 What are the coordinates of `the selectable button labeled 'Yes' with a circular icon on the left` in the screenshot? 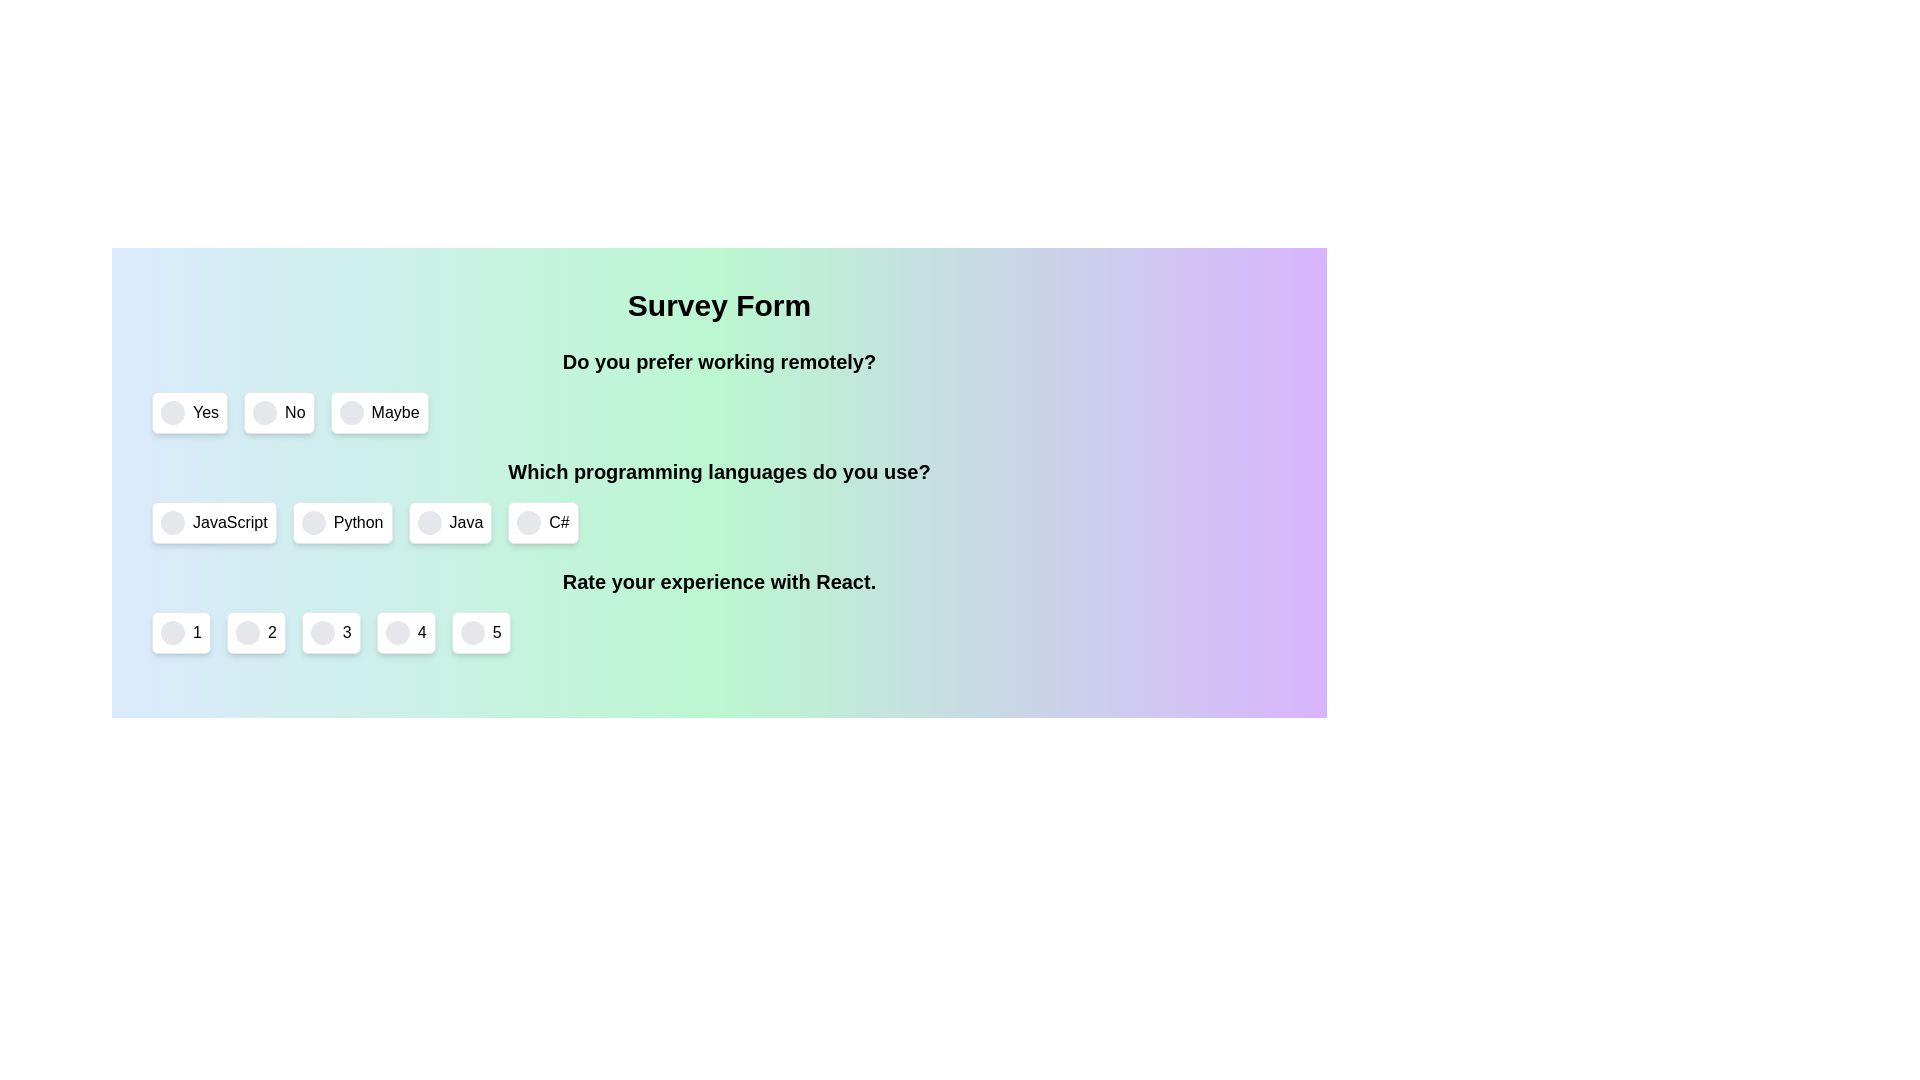 It's located at (190, 411).